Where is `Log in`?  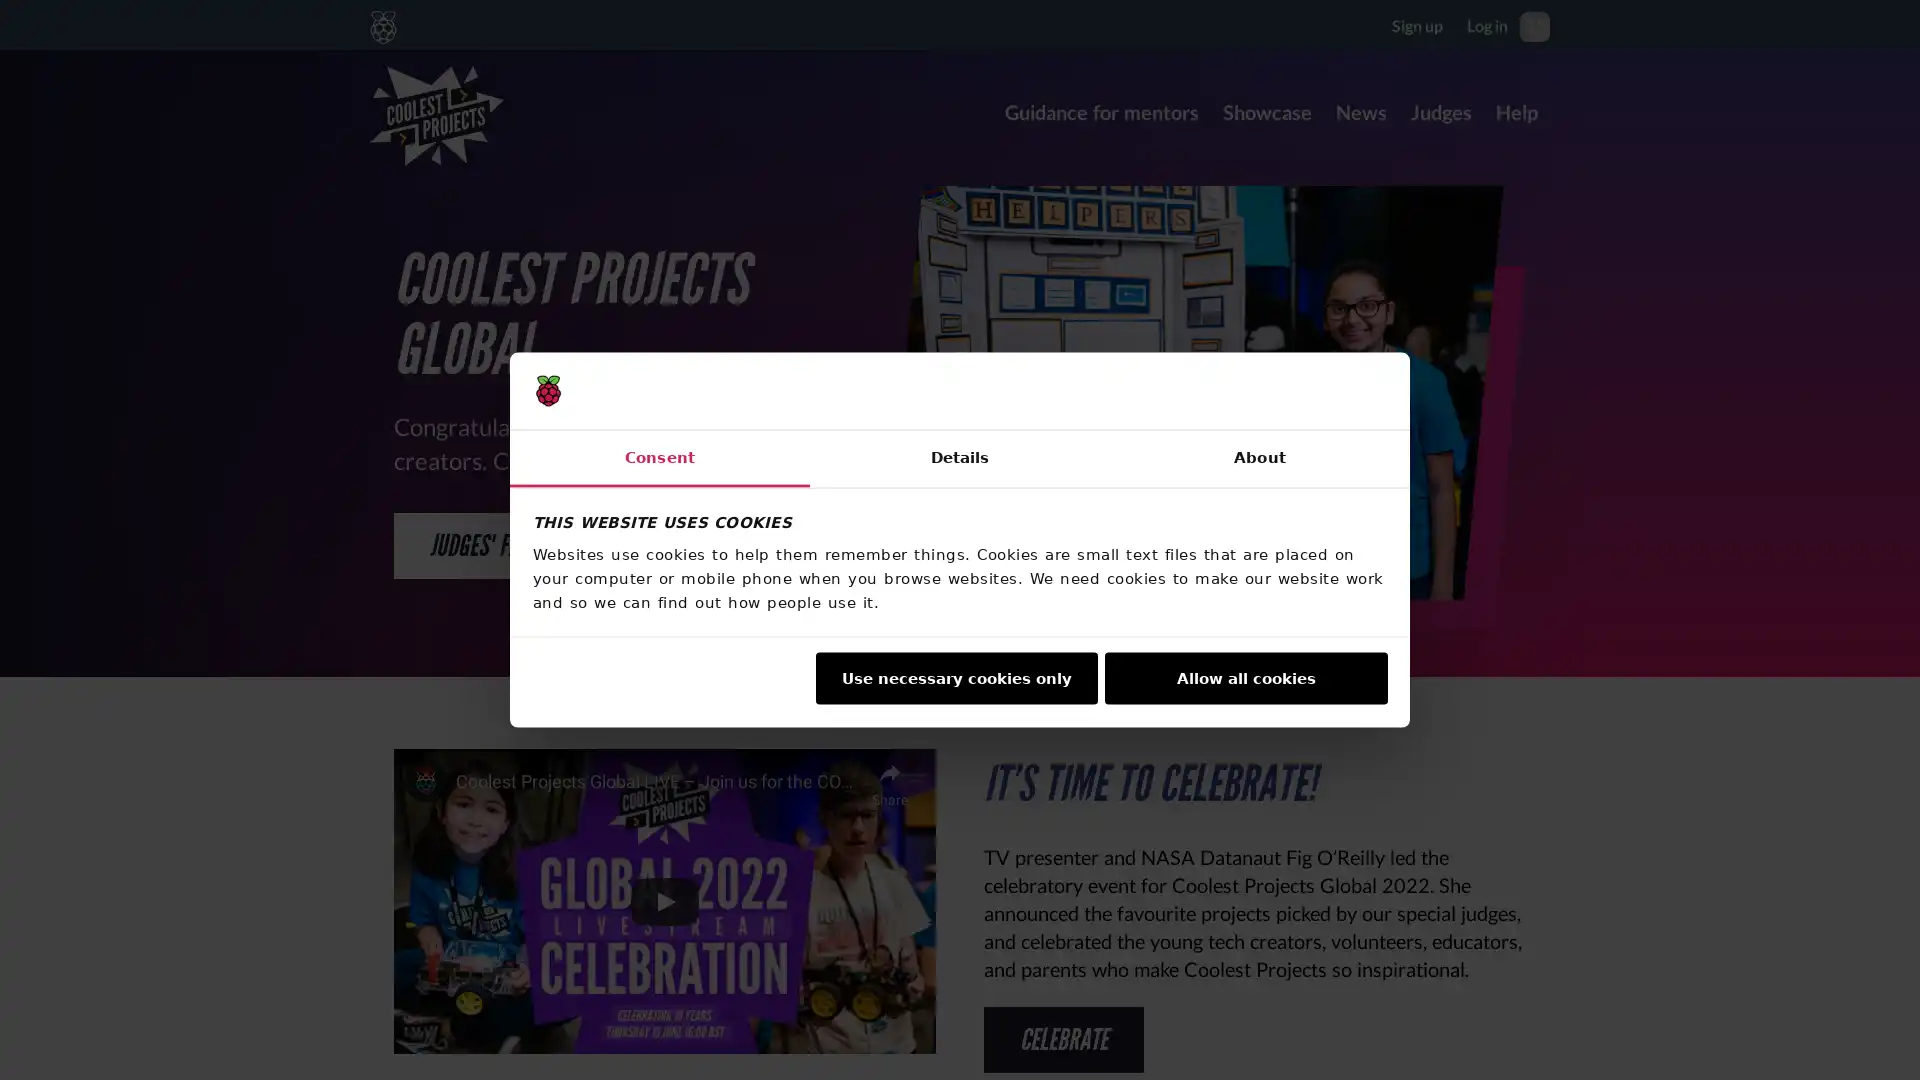 Log in is located at coordinates (1487, 24).